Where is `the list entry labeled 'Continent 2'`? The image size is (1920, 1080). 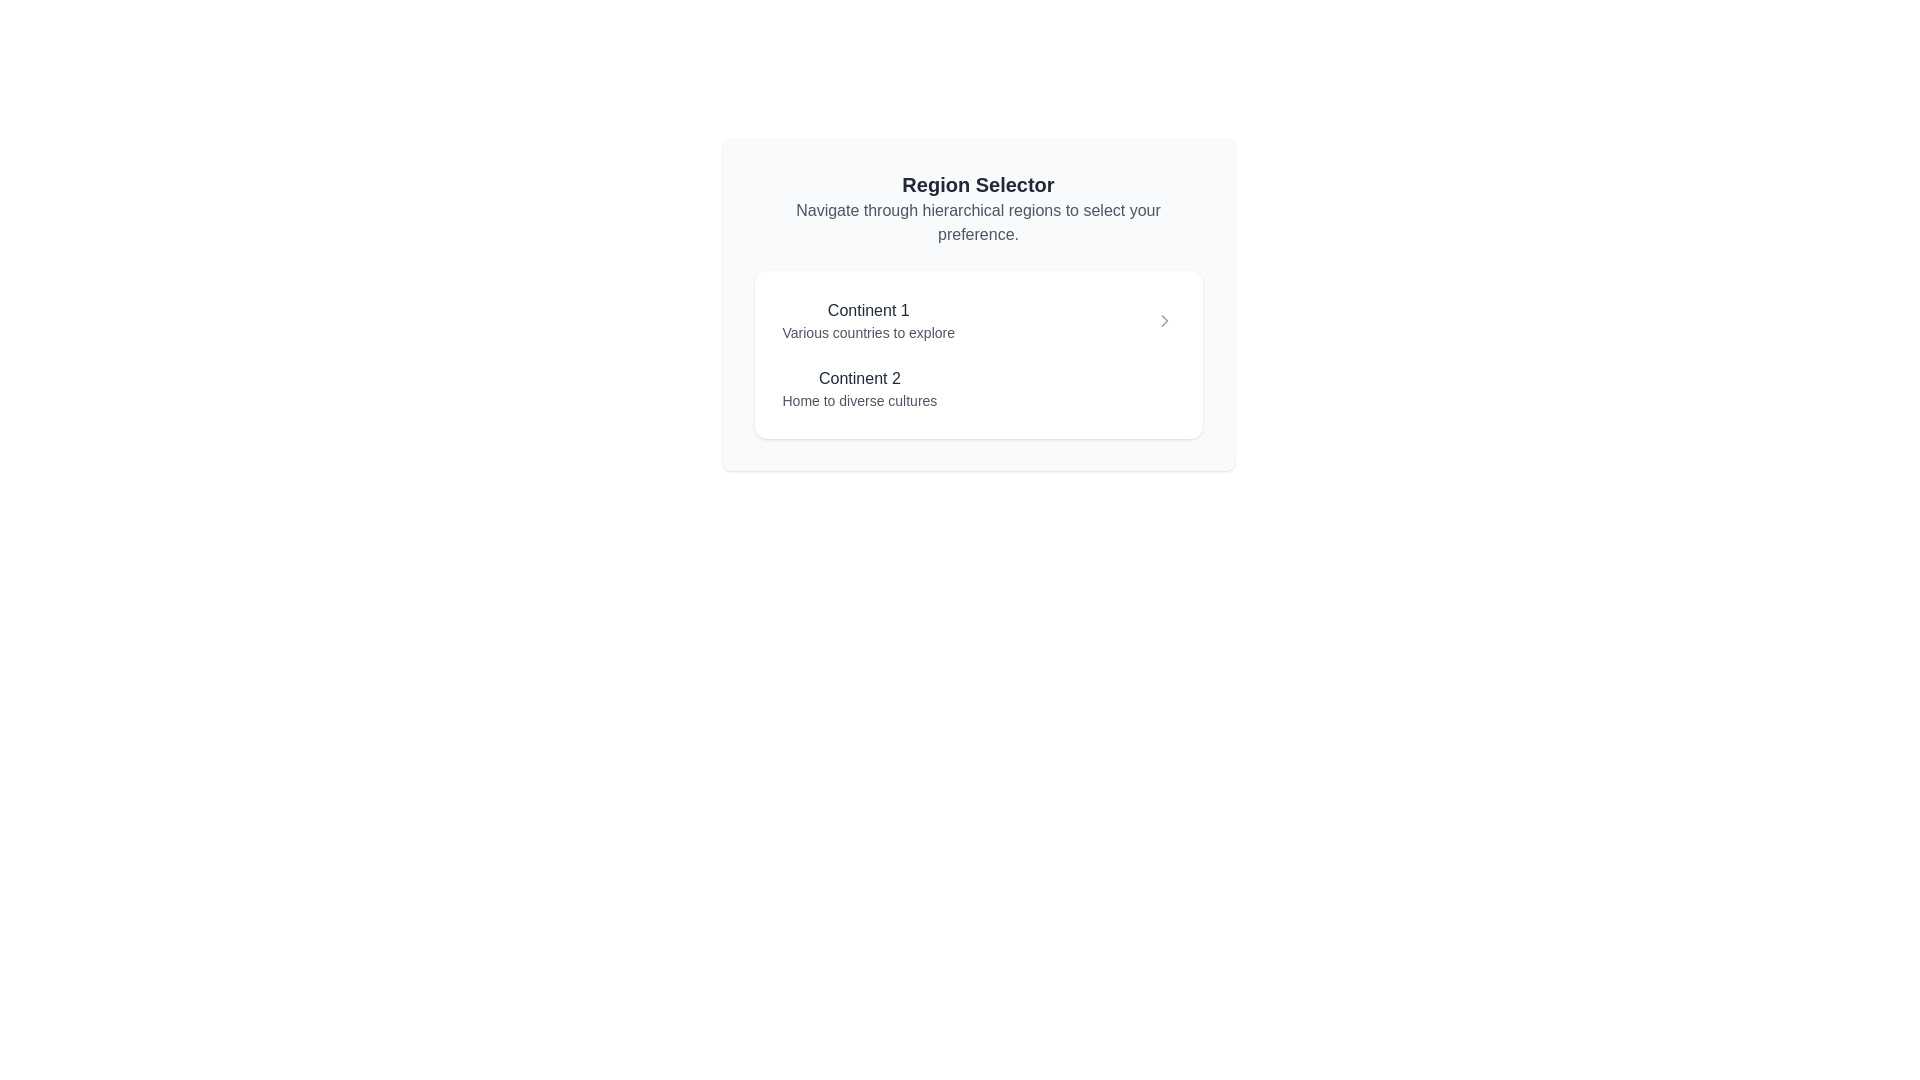
the list entry labeled 'Continent 2' is located at coordinates (859, 389).